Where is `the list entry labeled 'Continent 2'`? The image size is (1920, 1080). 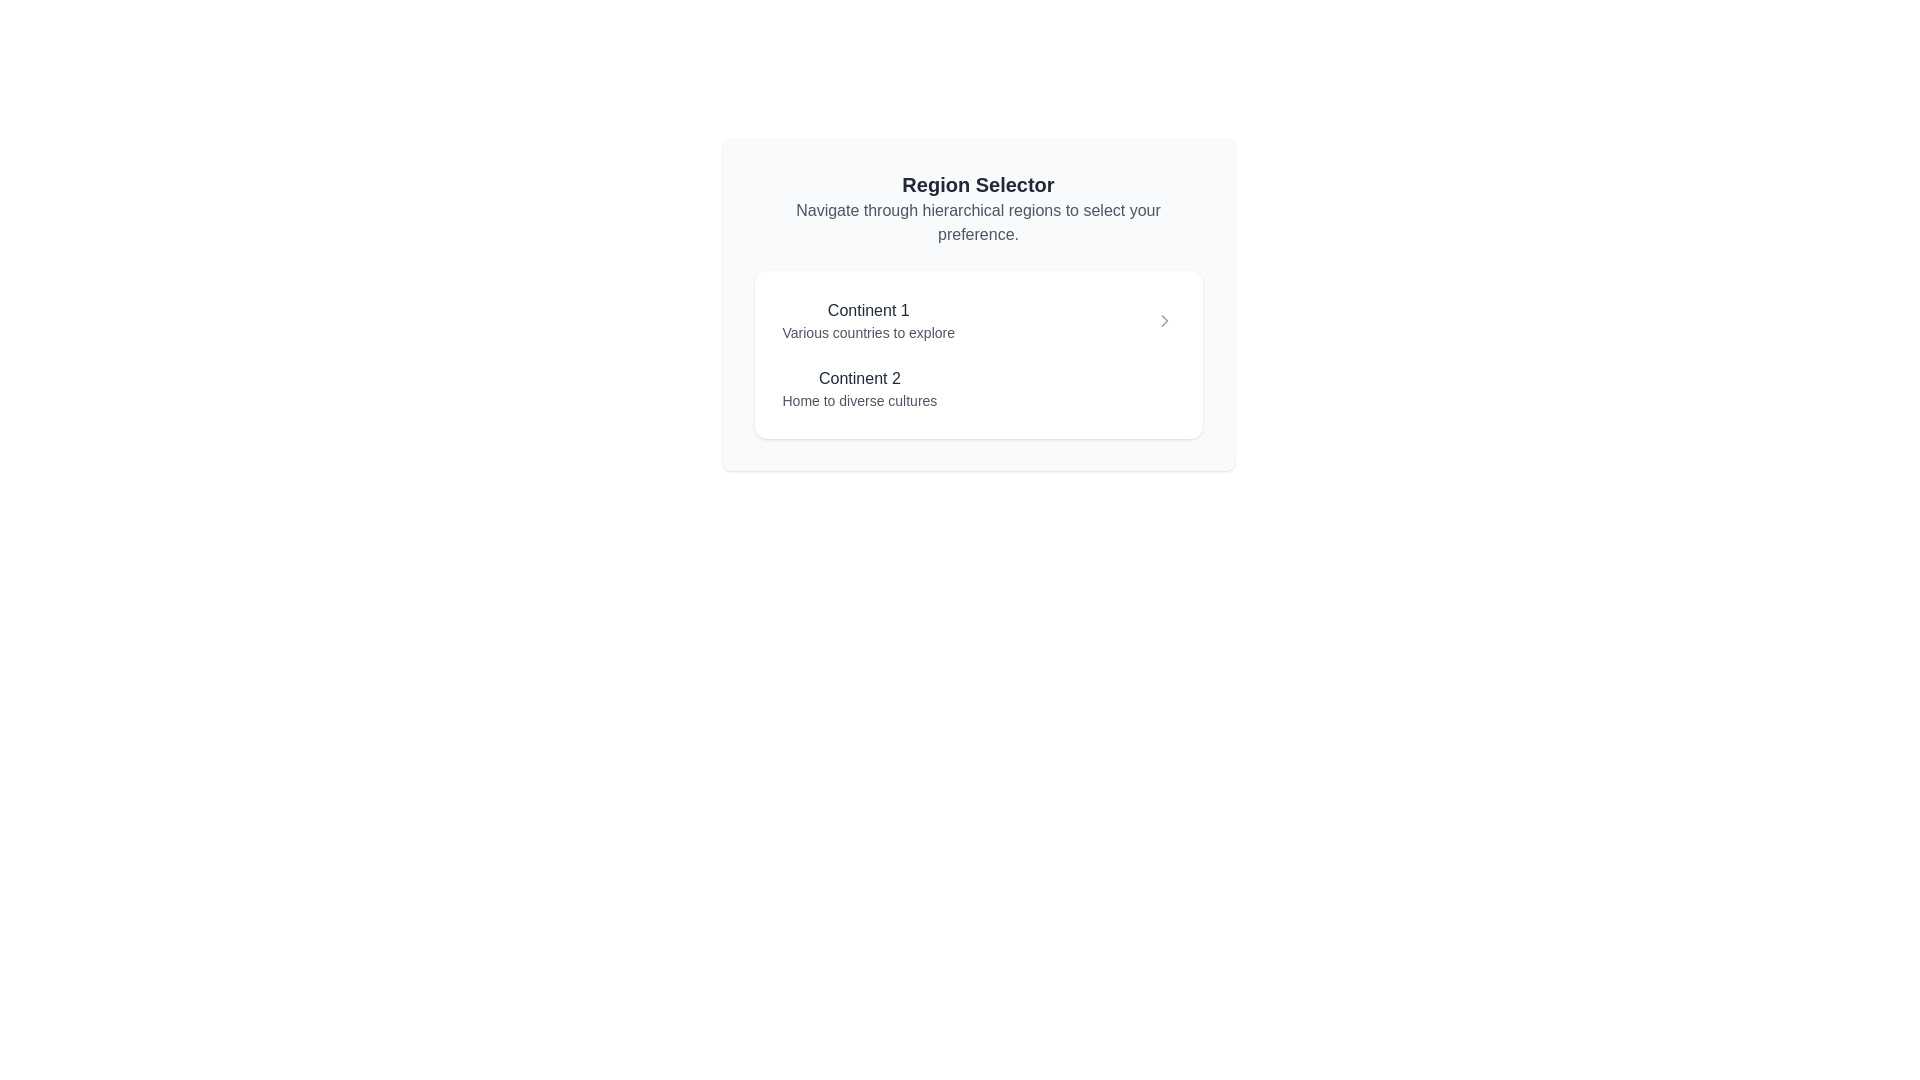
the list entry labeled 'Continent 2' is located at coordinates (859, 389).